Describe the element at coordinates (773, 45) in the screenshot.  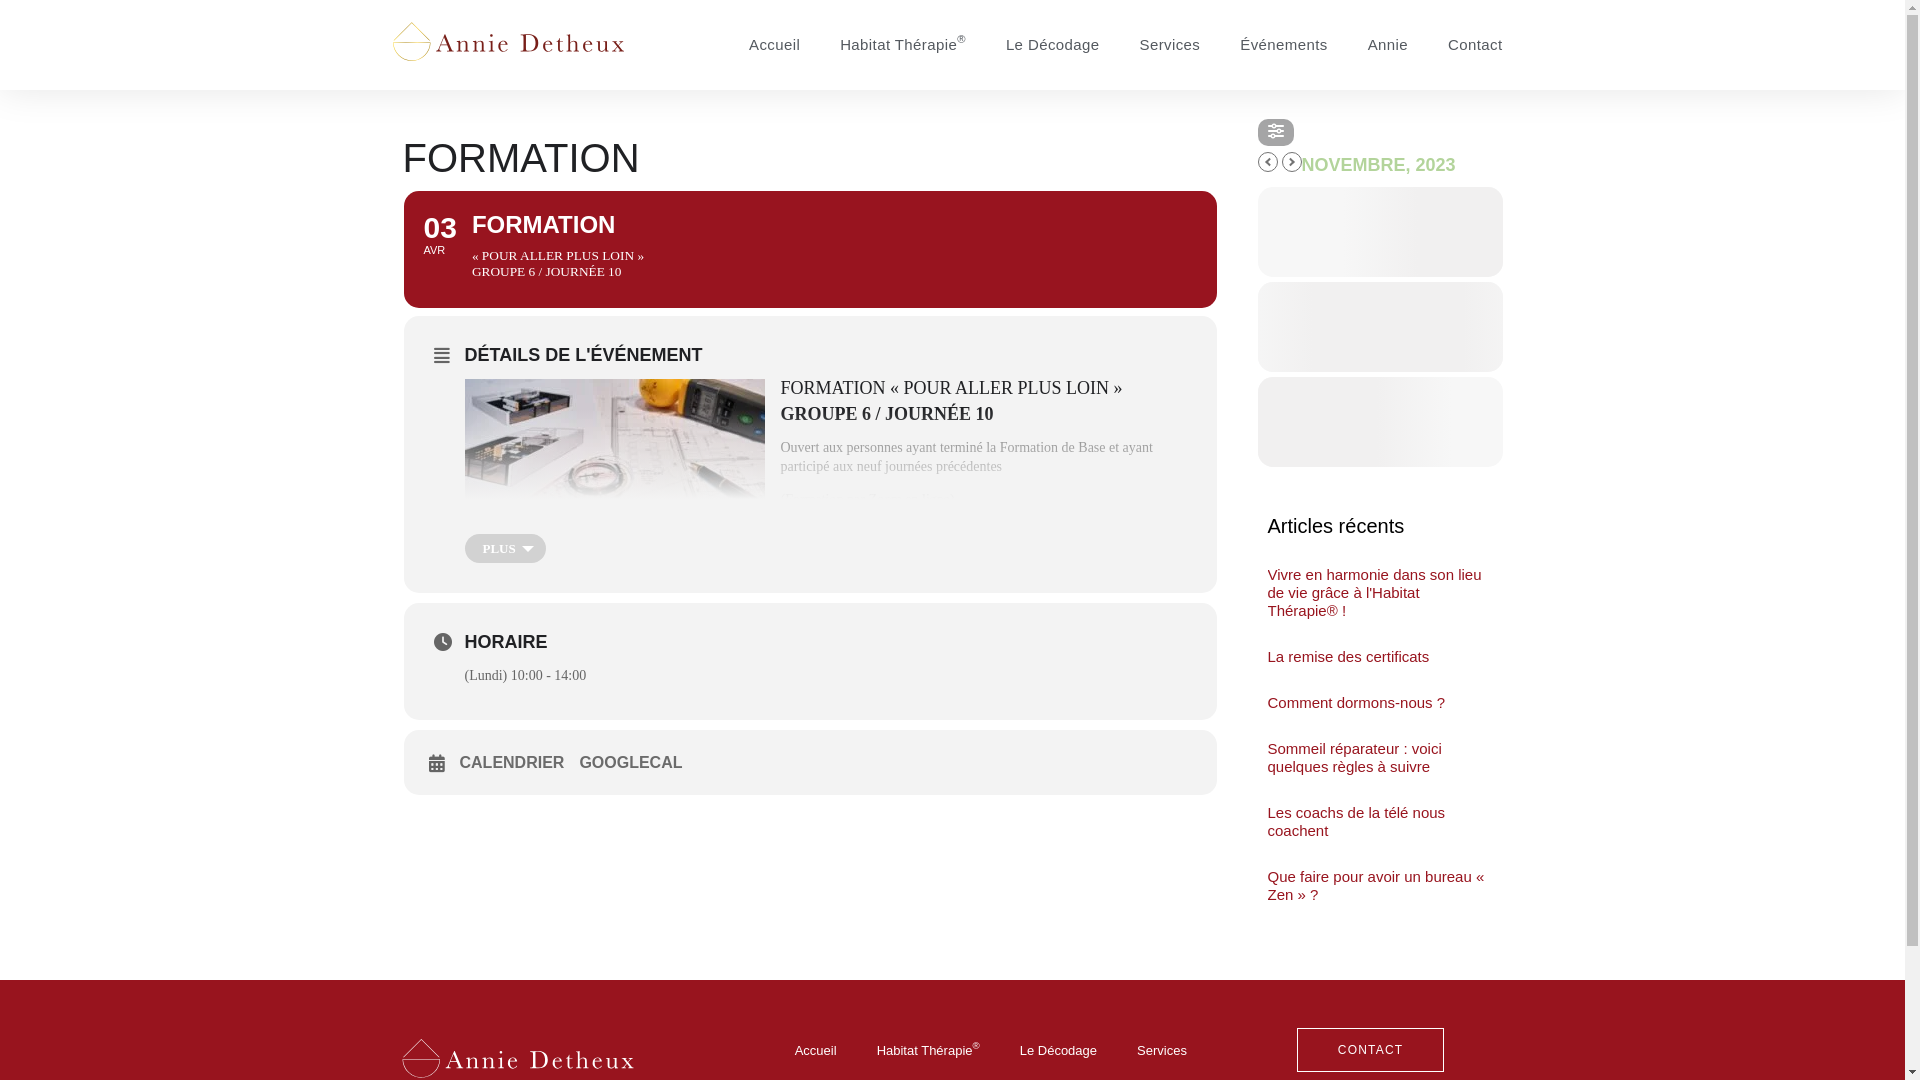
I see `'Accueil'` at that location.